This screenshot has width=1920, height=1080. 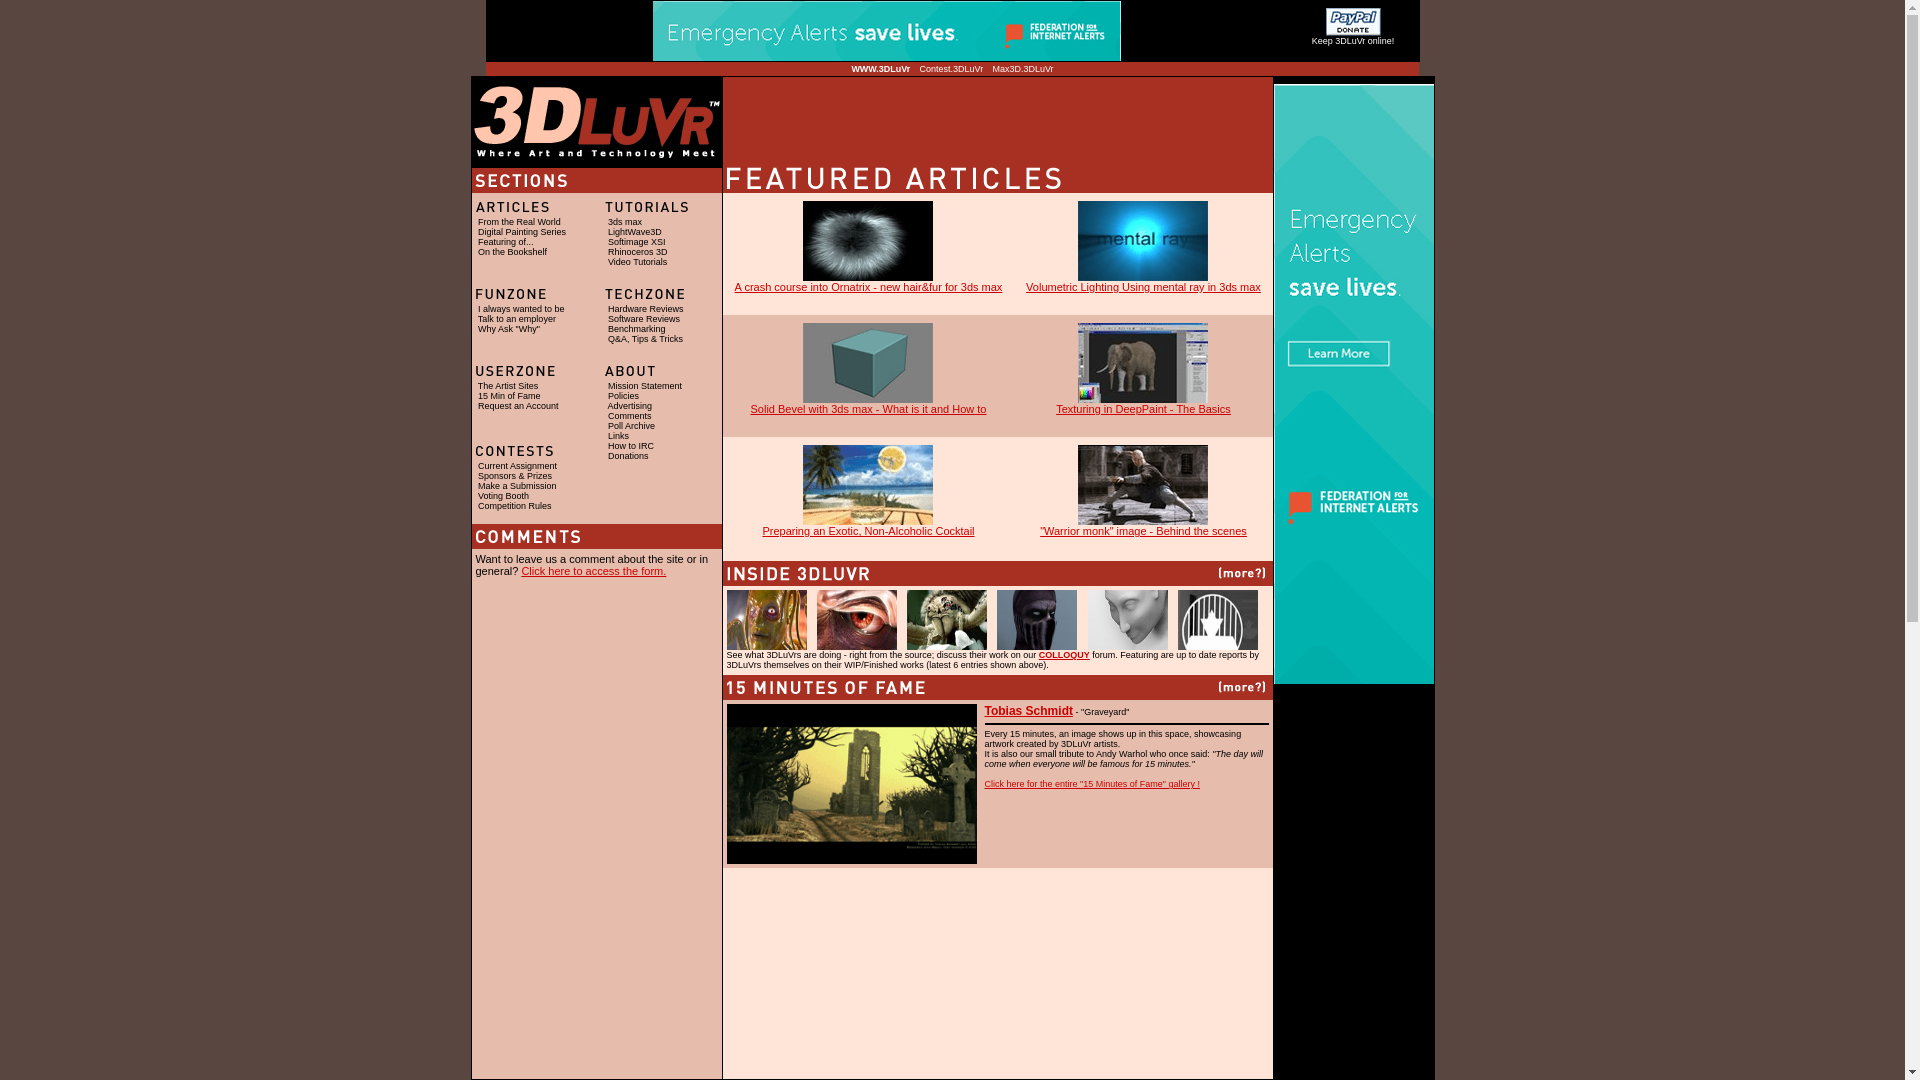 What do you see at coordinates (512, 250) in the screenshot?
I see `'On the Bookshelf'` at bounding box center [512, 250].